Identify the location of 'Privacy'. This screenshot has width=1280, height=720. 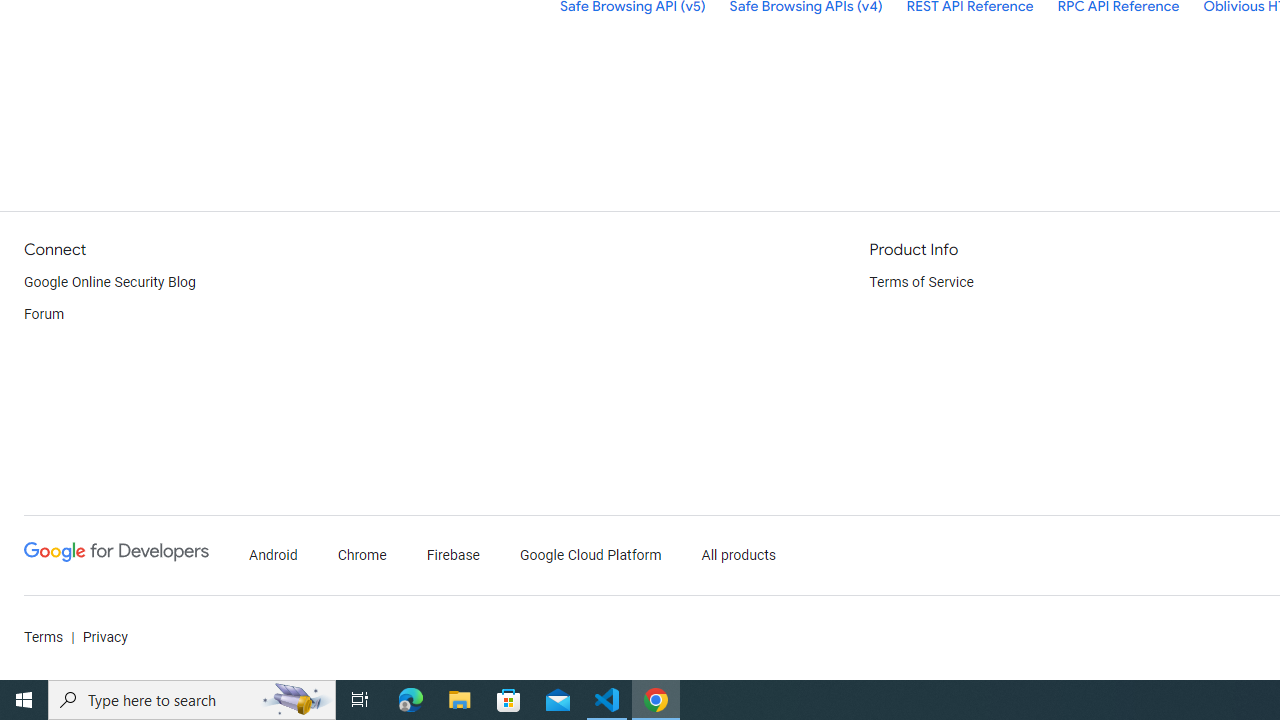
(103, 637).